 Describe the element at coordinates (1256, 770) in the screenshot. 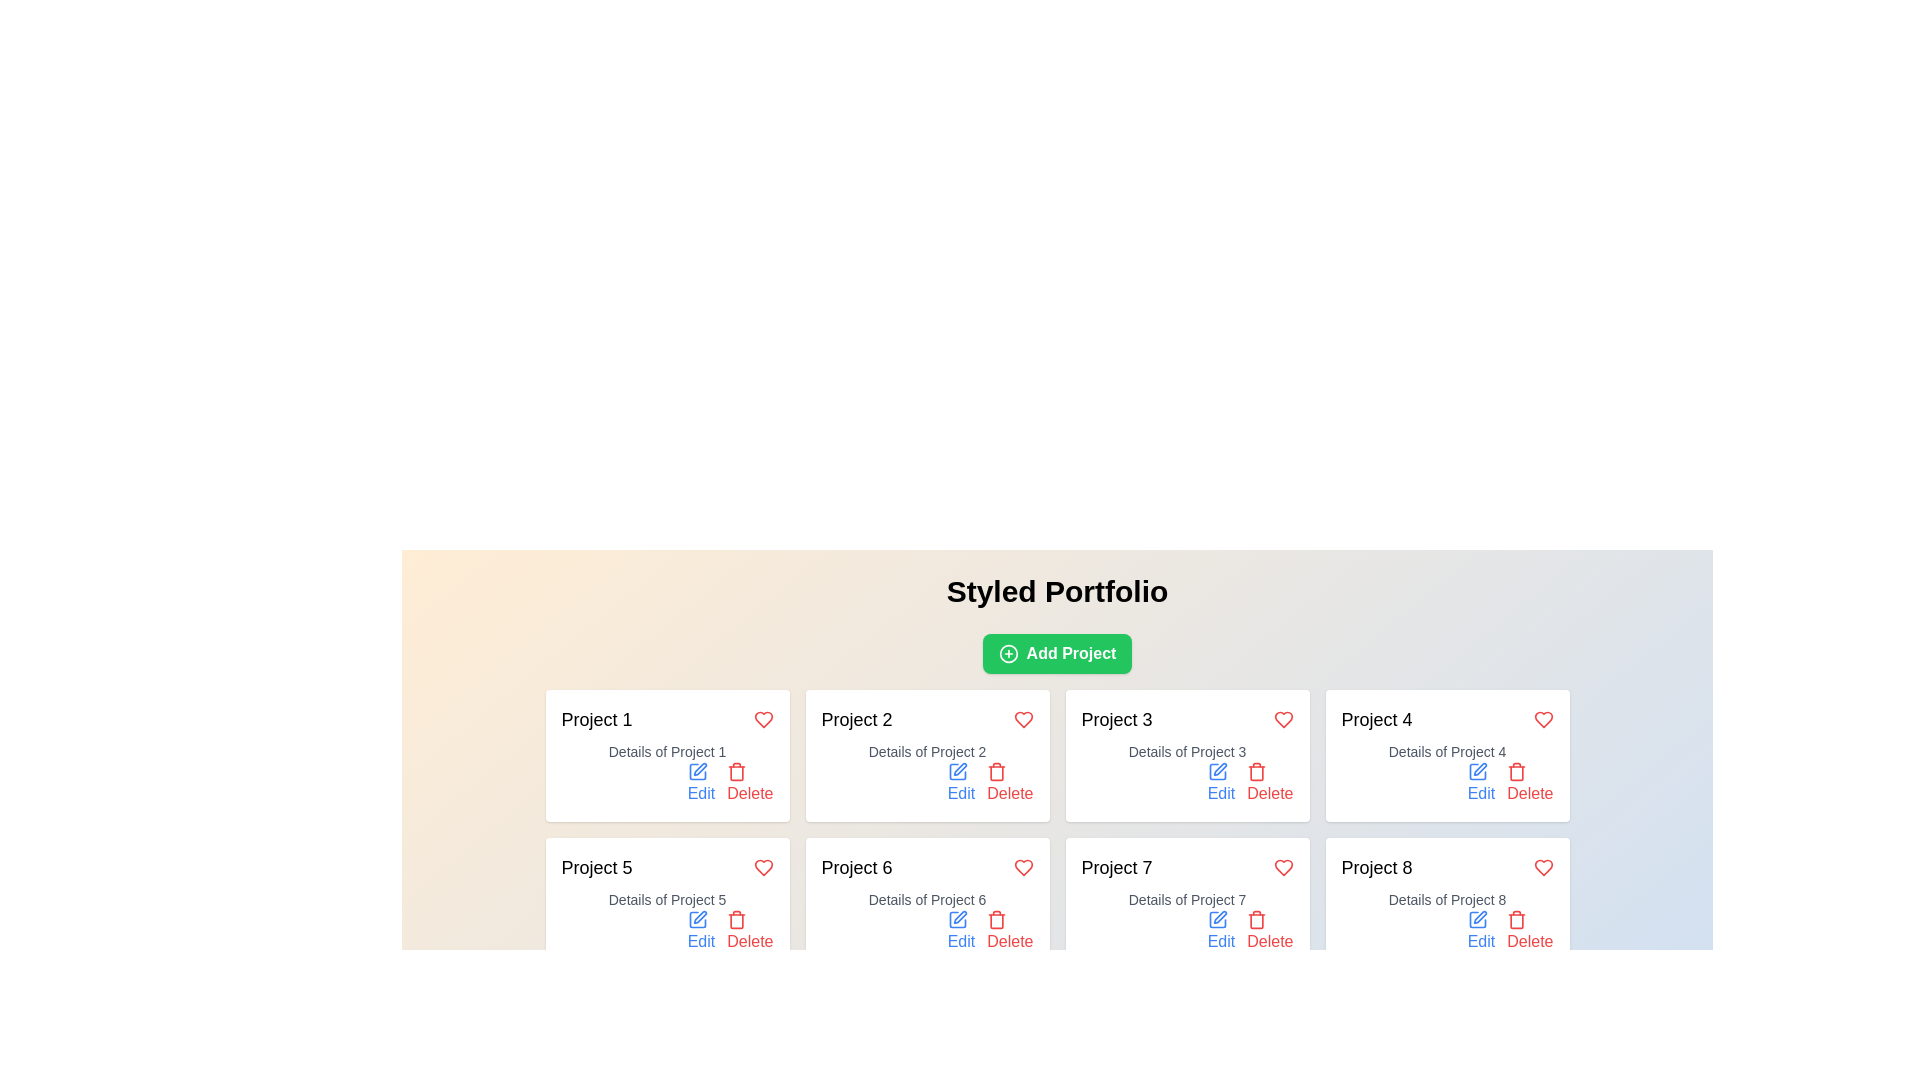

I see `the delete icon located below 'Project 3' in the grid view of the page` at that location.